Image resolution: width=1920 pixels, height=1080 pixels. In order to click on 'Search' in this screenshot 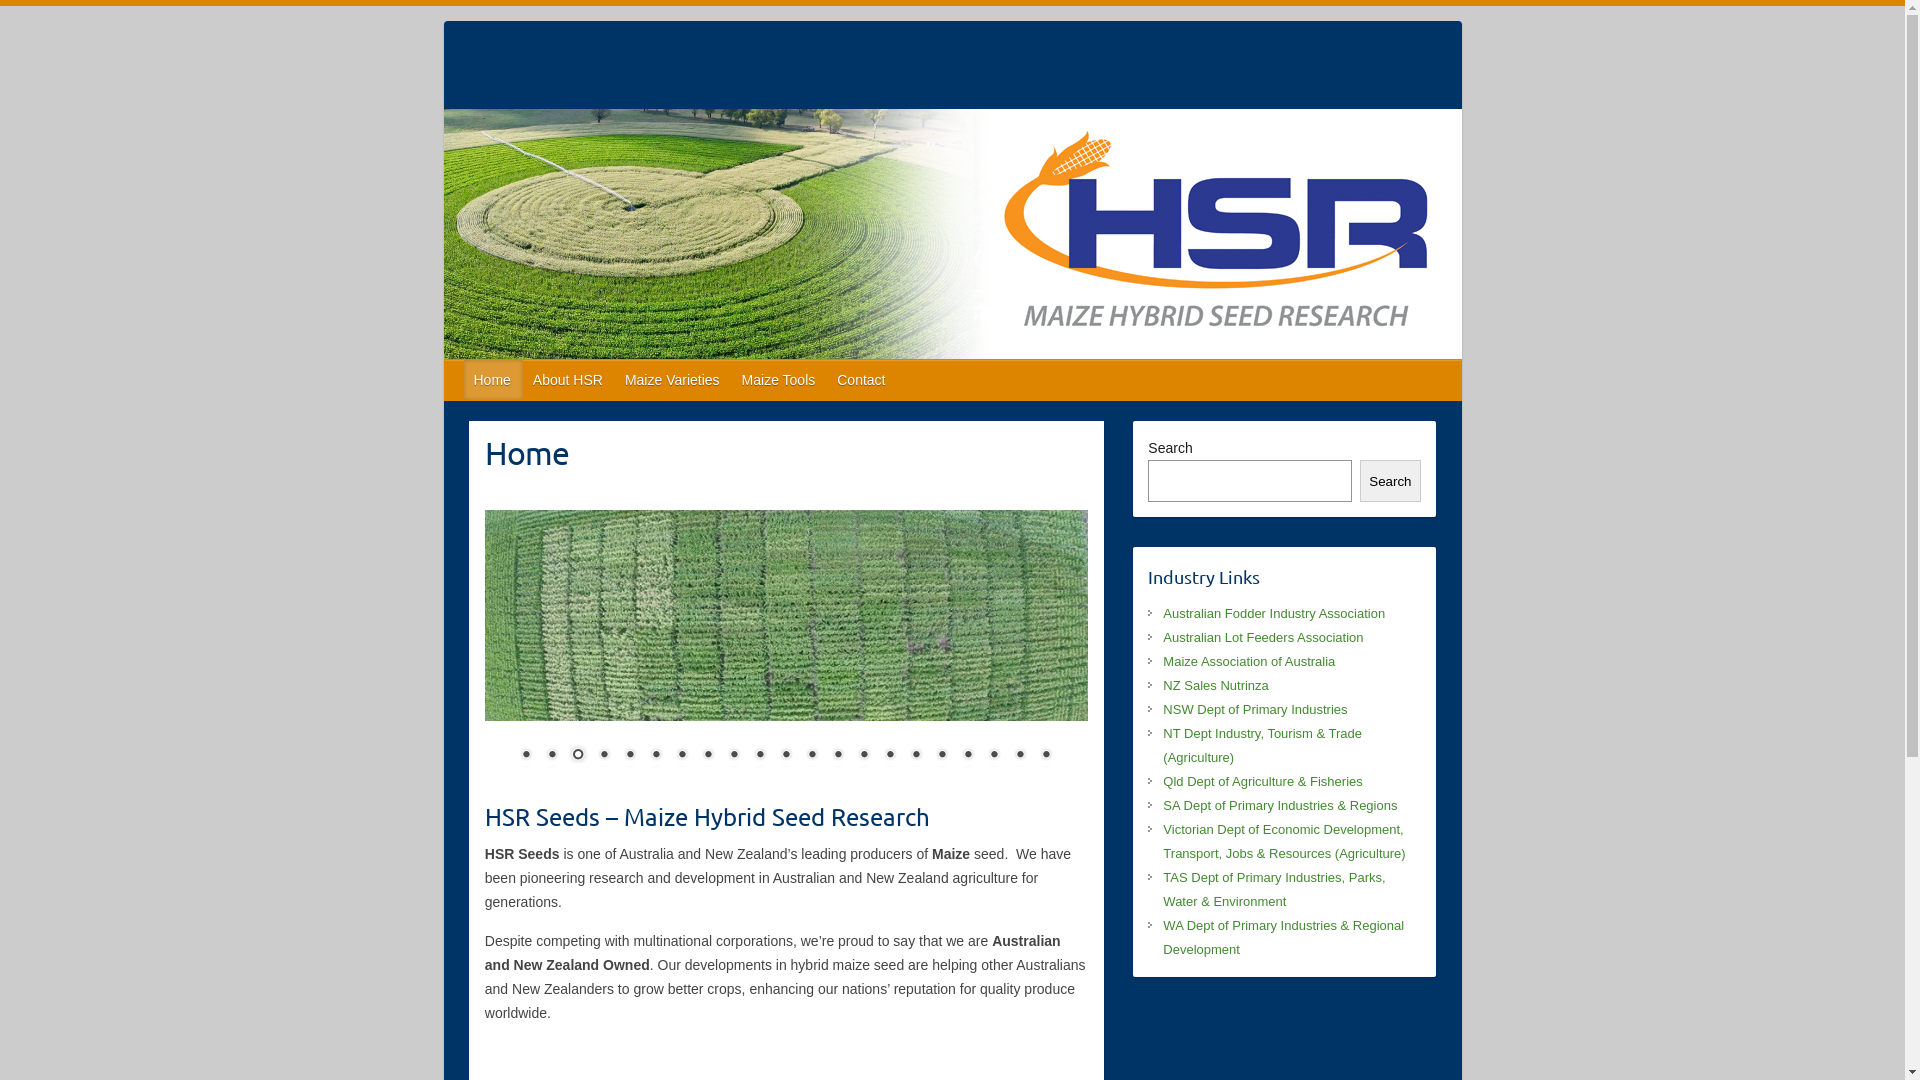, I will do `click(1389, 481)`.